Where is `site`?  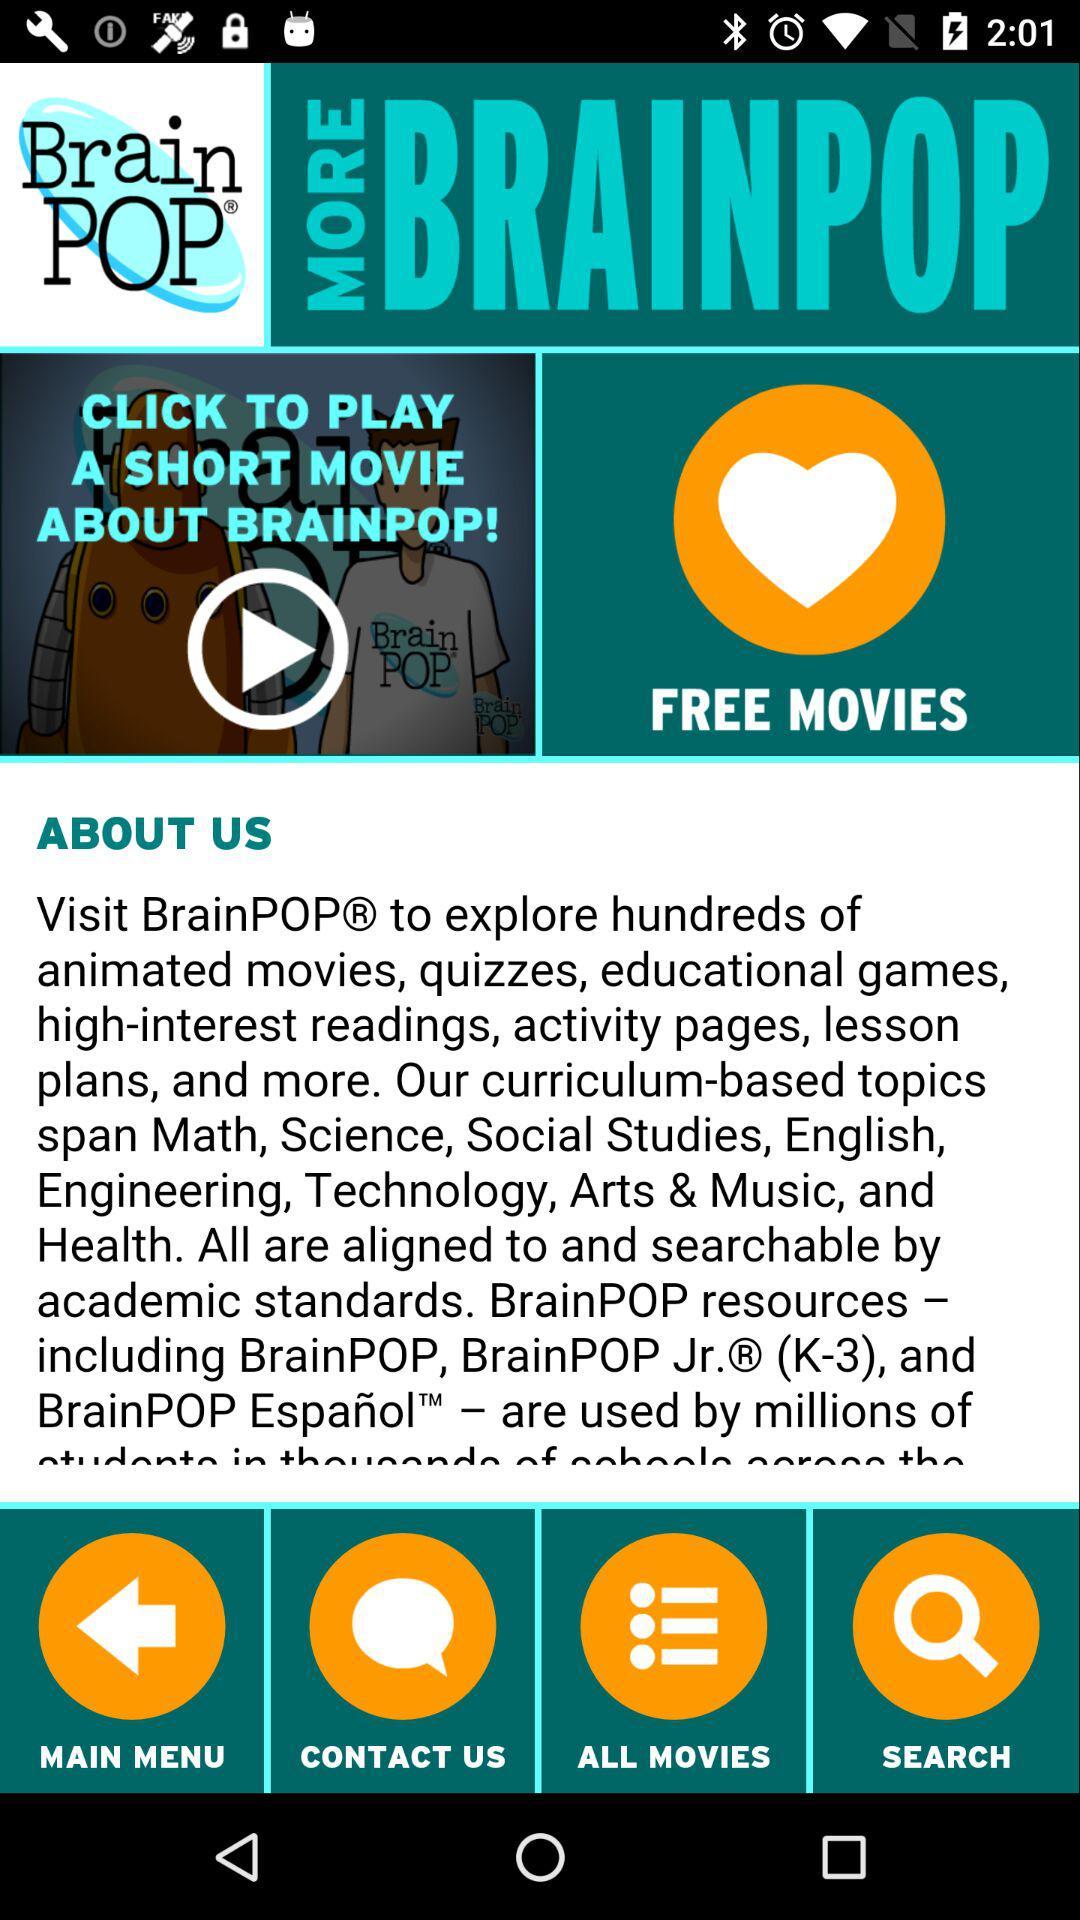
site is located at coordinates (810, 554).